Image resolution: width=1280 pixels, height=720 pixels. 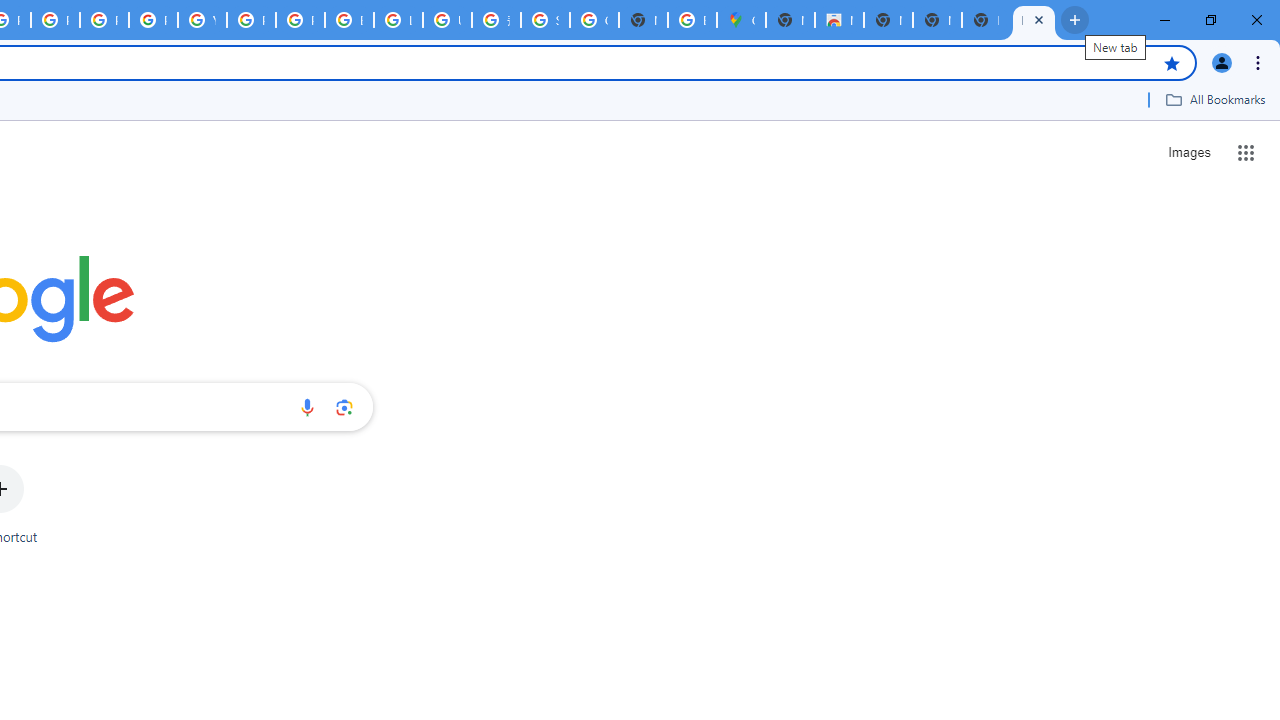 What do you see at coordinates (692, 20) in the screenshot?
I see `'Explore new street-level details - Google Maps Help'` at bounding box center [692, 20].